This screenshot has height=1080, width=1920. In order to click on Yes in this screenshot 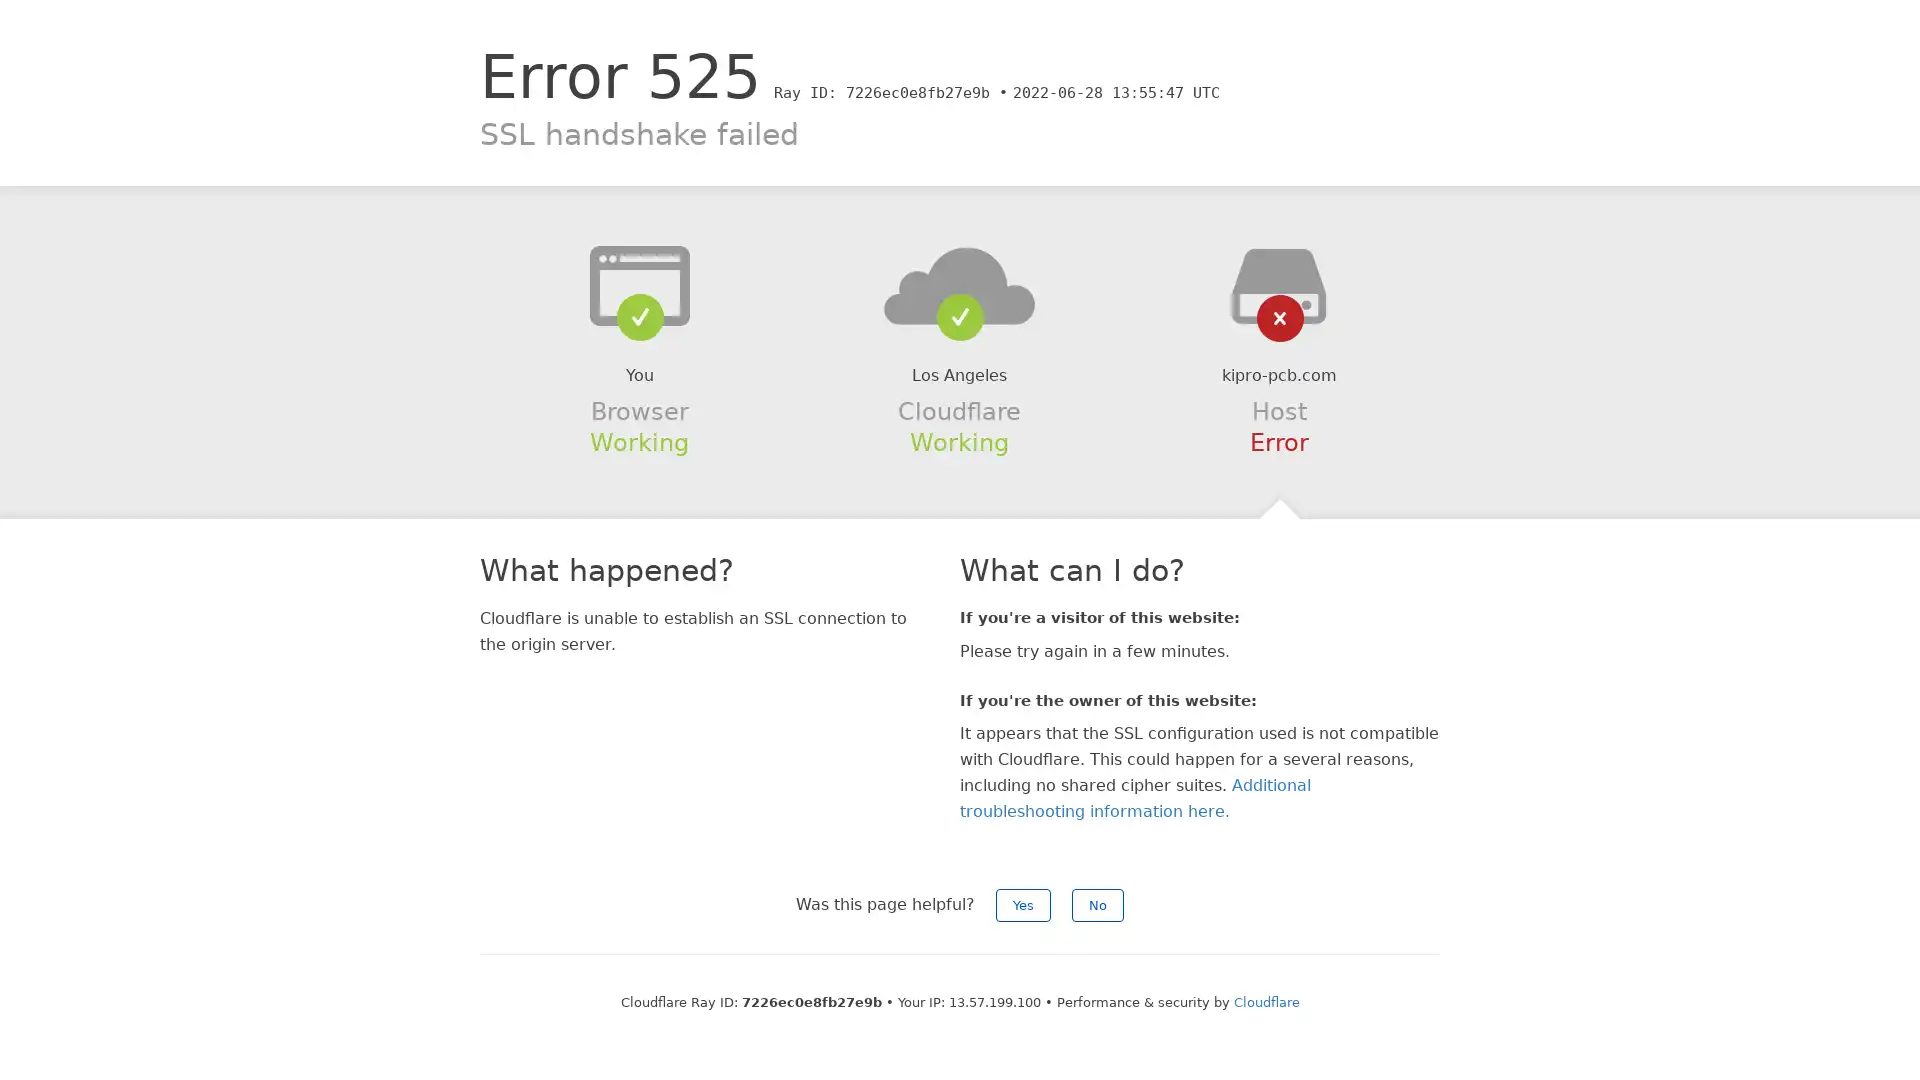, I will do `click(1023, 905)`.